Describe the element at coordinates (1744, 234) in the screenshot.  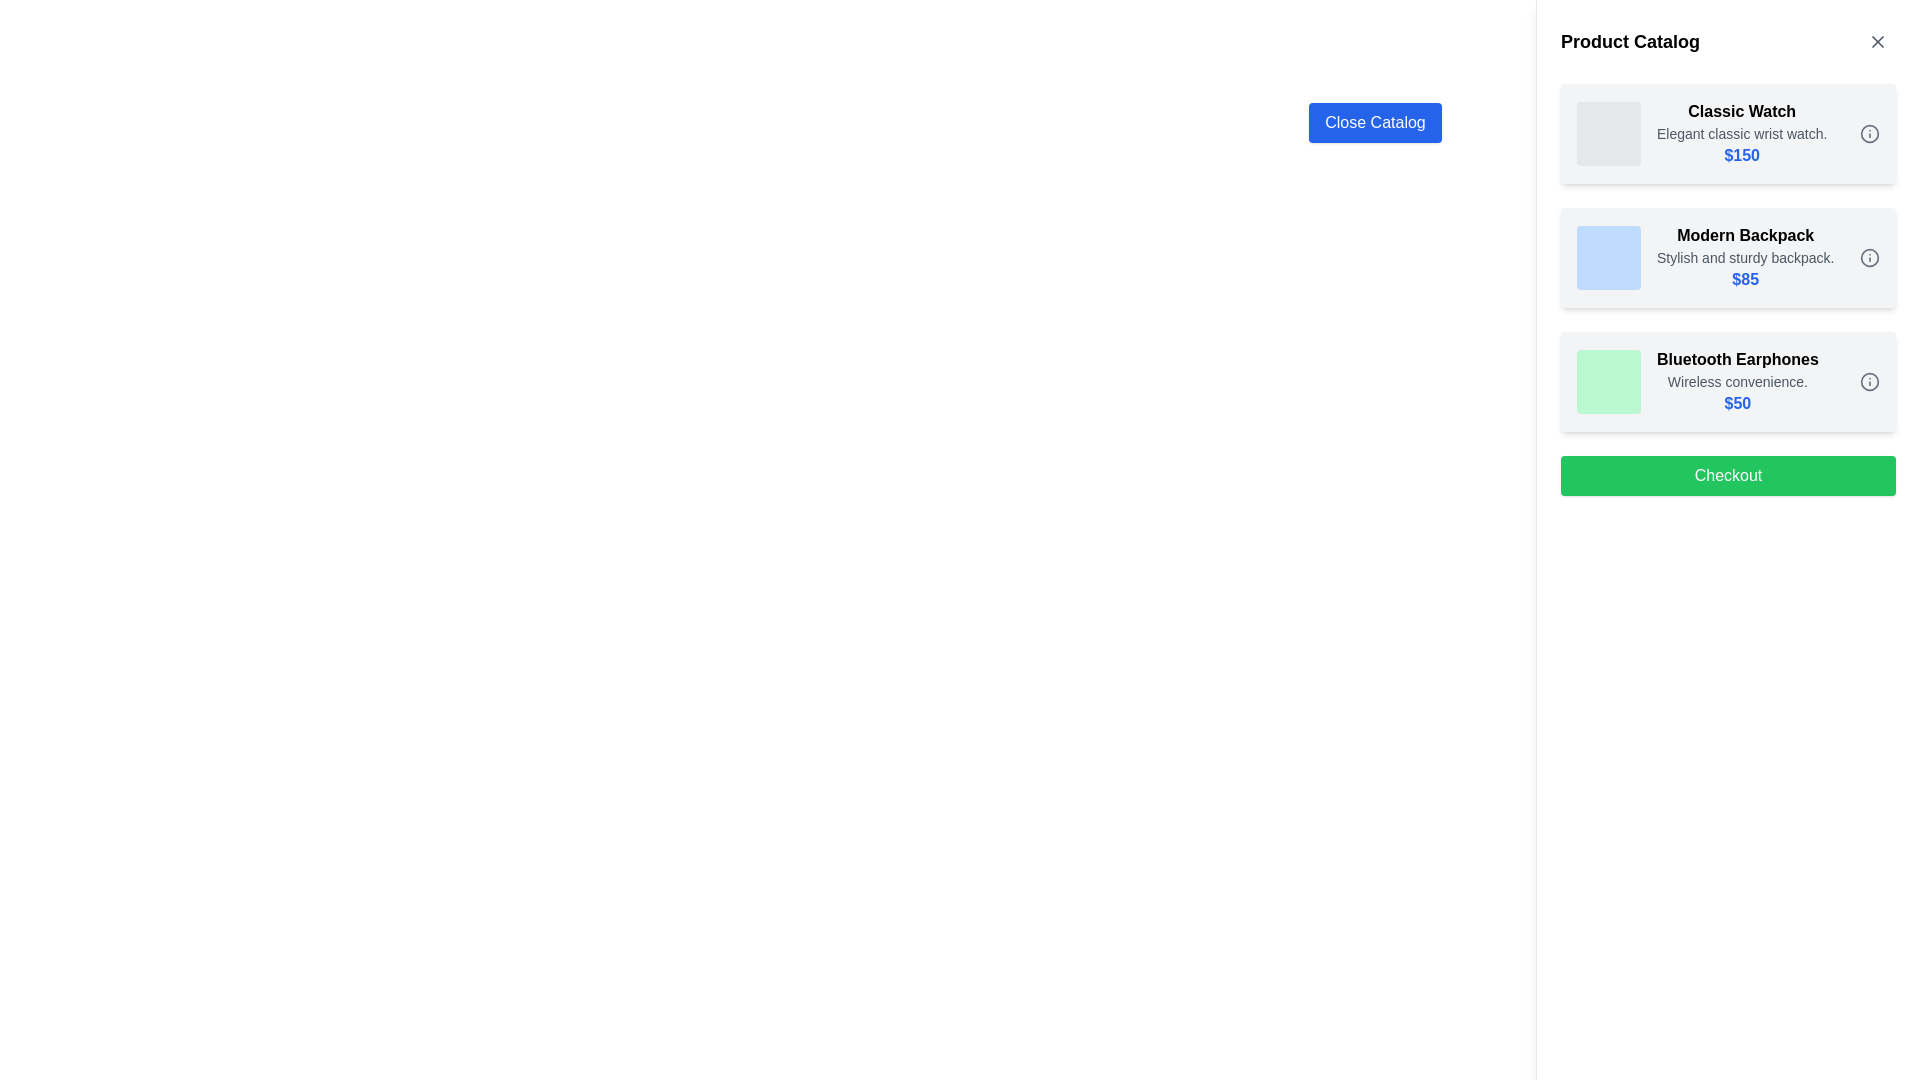
I see `product name 'Modern Backpack' which is prominently displayed in bold black text within the Product Catalog section, specifically the second item in the list` at that location.